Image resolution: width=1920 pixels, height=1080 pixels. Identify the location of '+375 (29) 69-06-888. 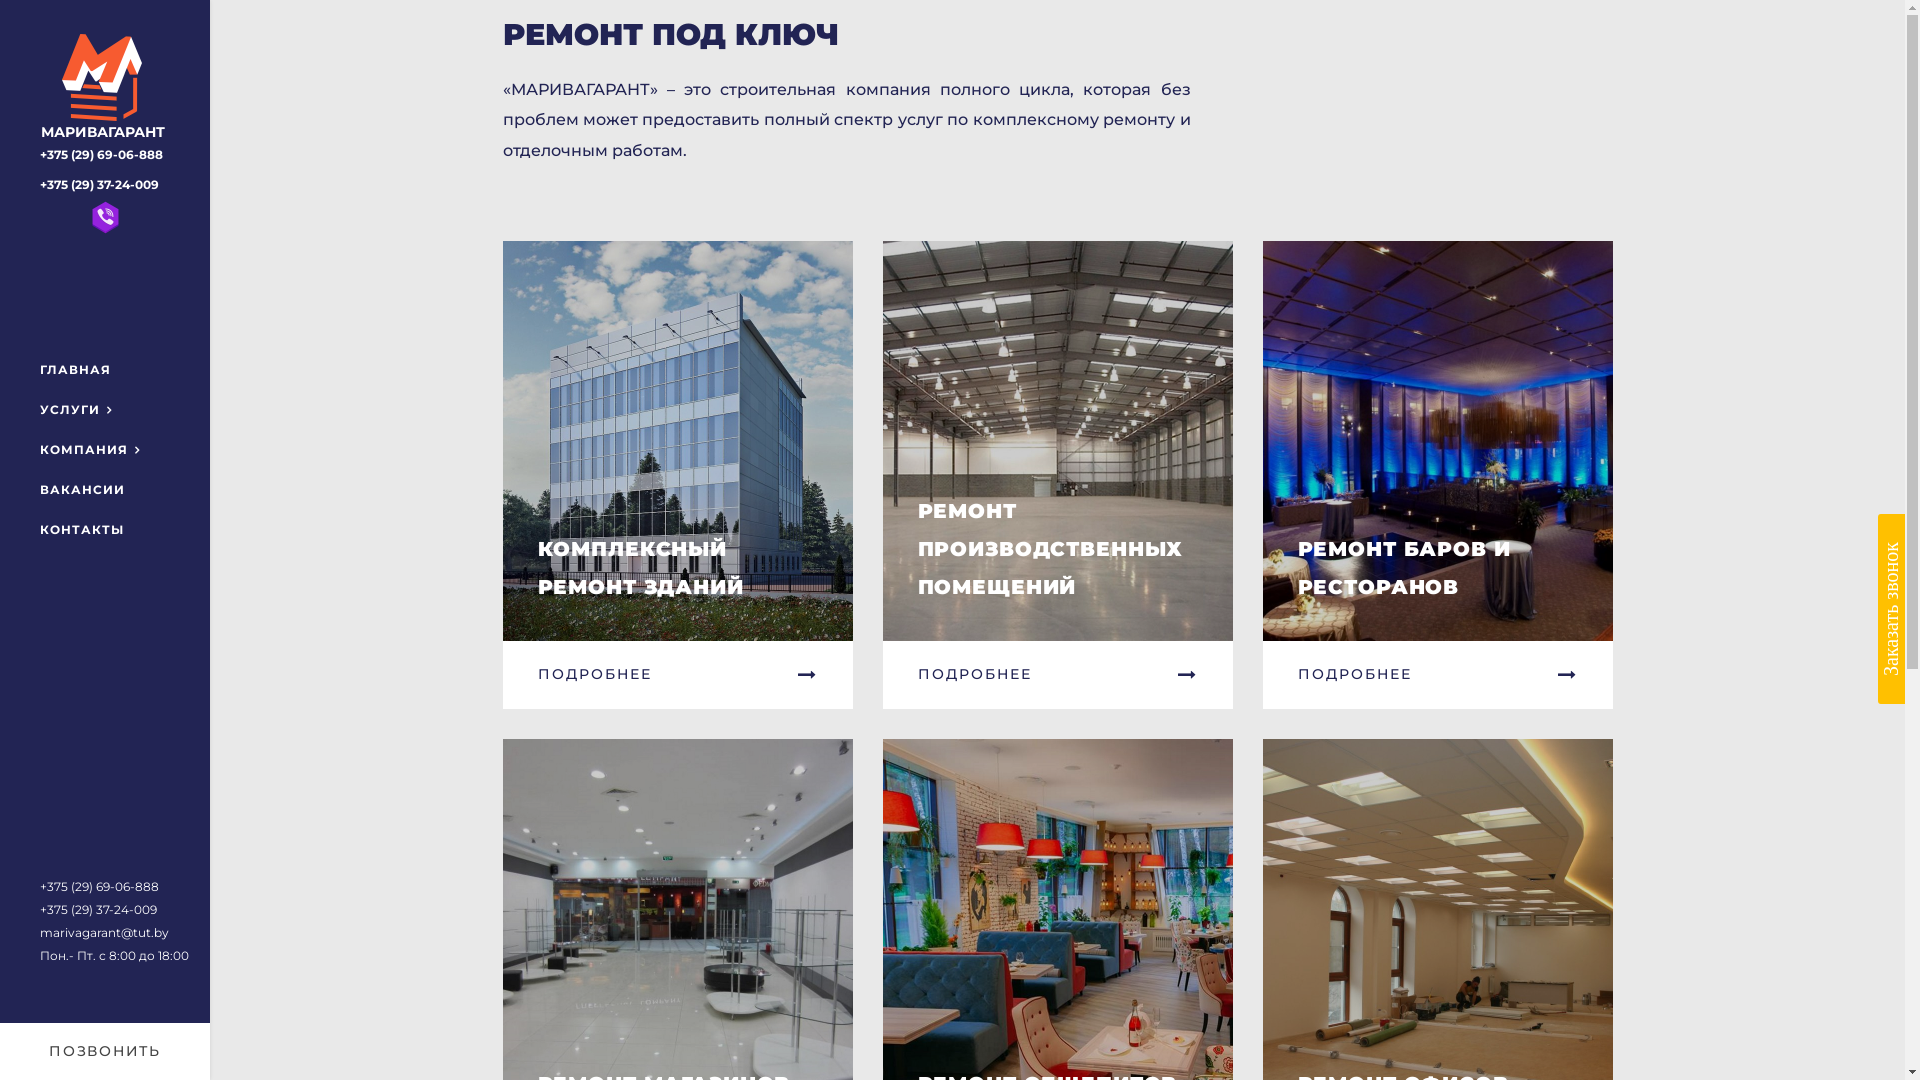
(100, 168).